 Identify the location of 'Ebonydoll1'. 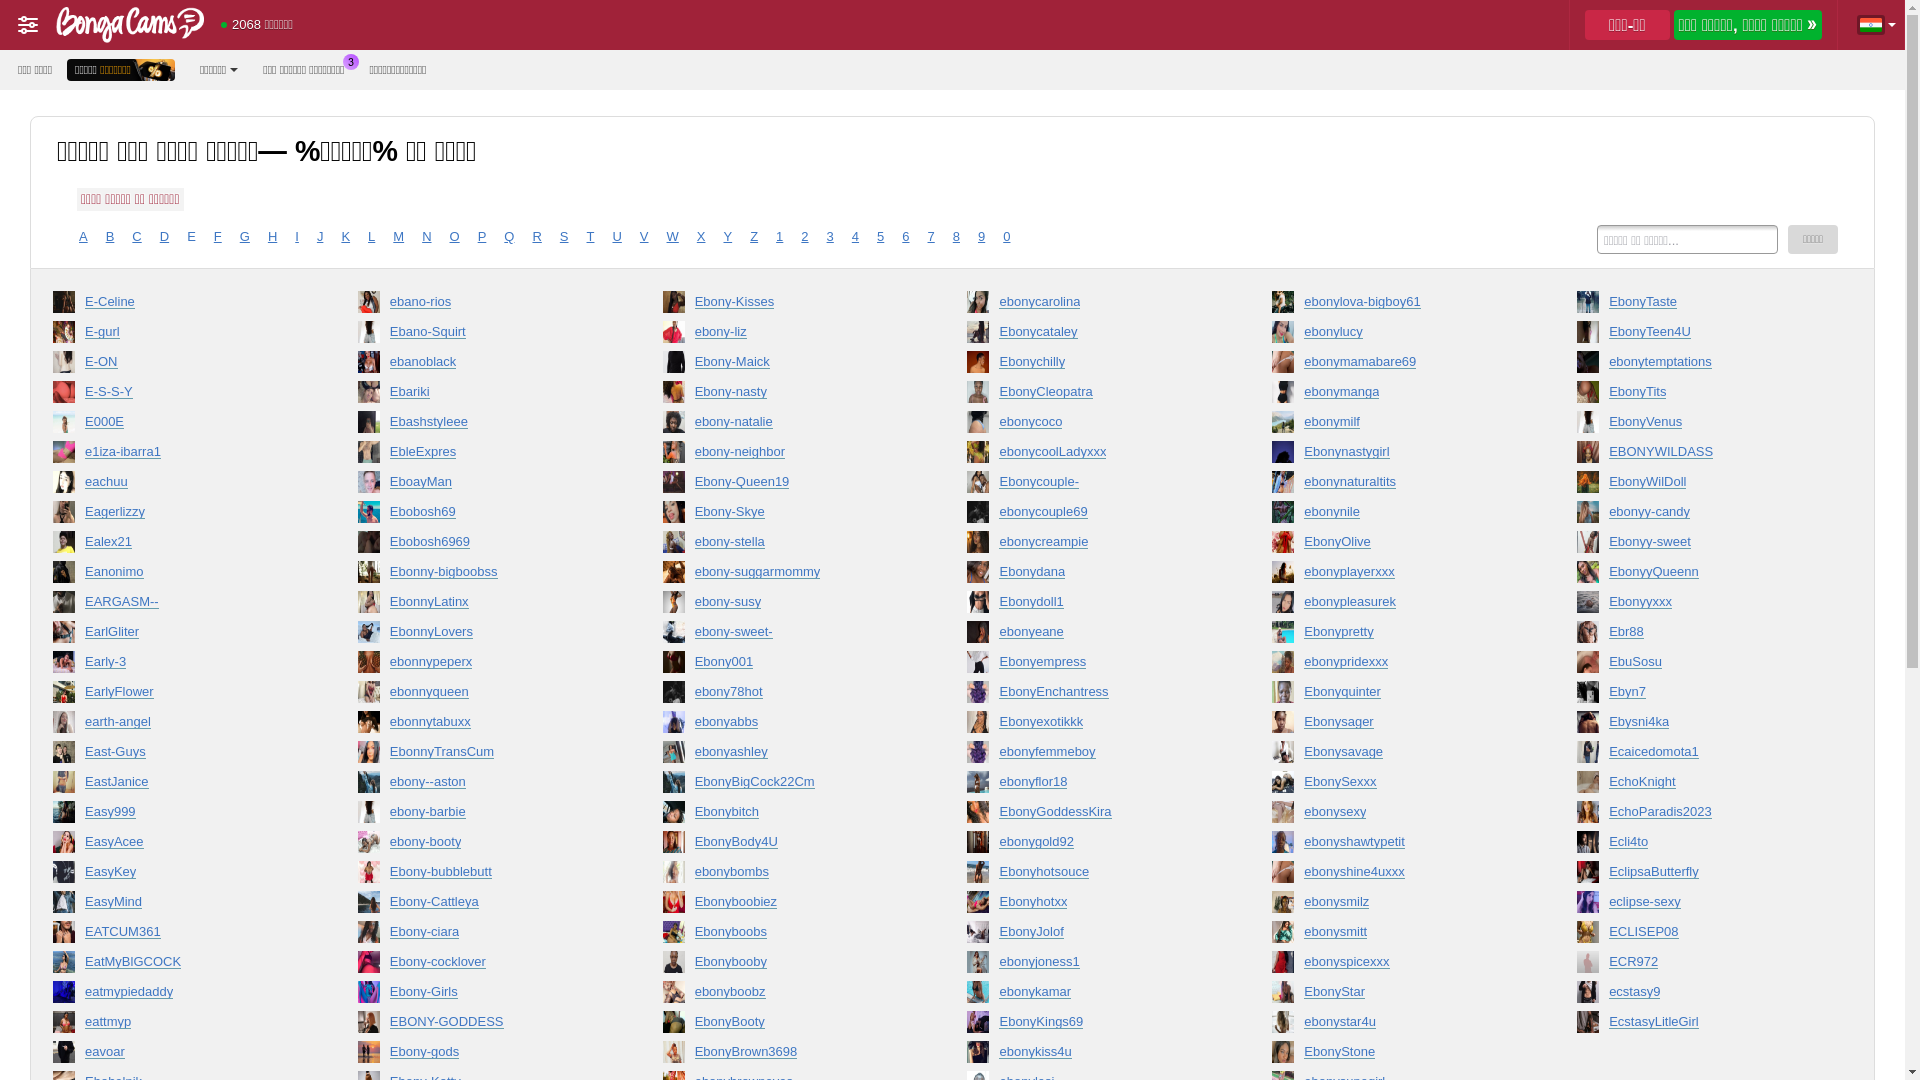
(1089, 604).